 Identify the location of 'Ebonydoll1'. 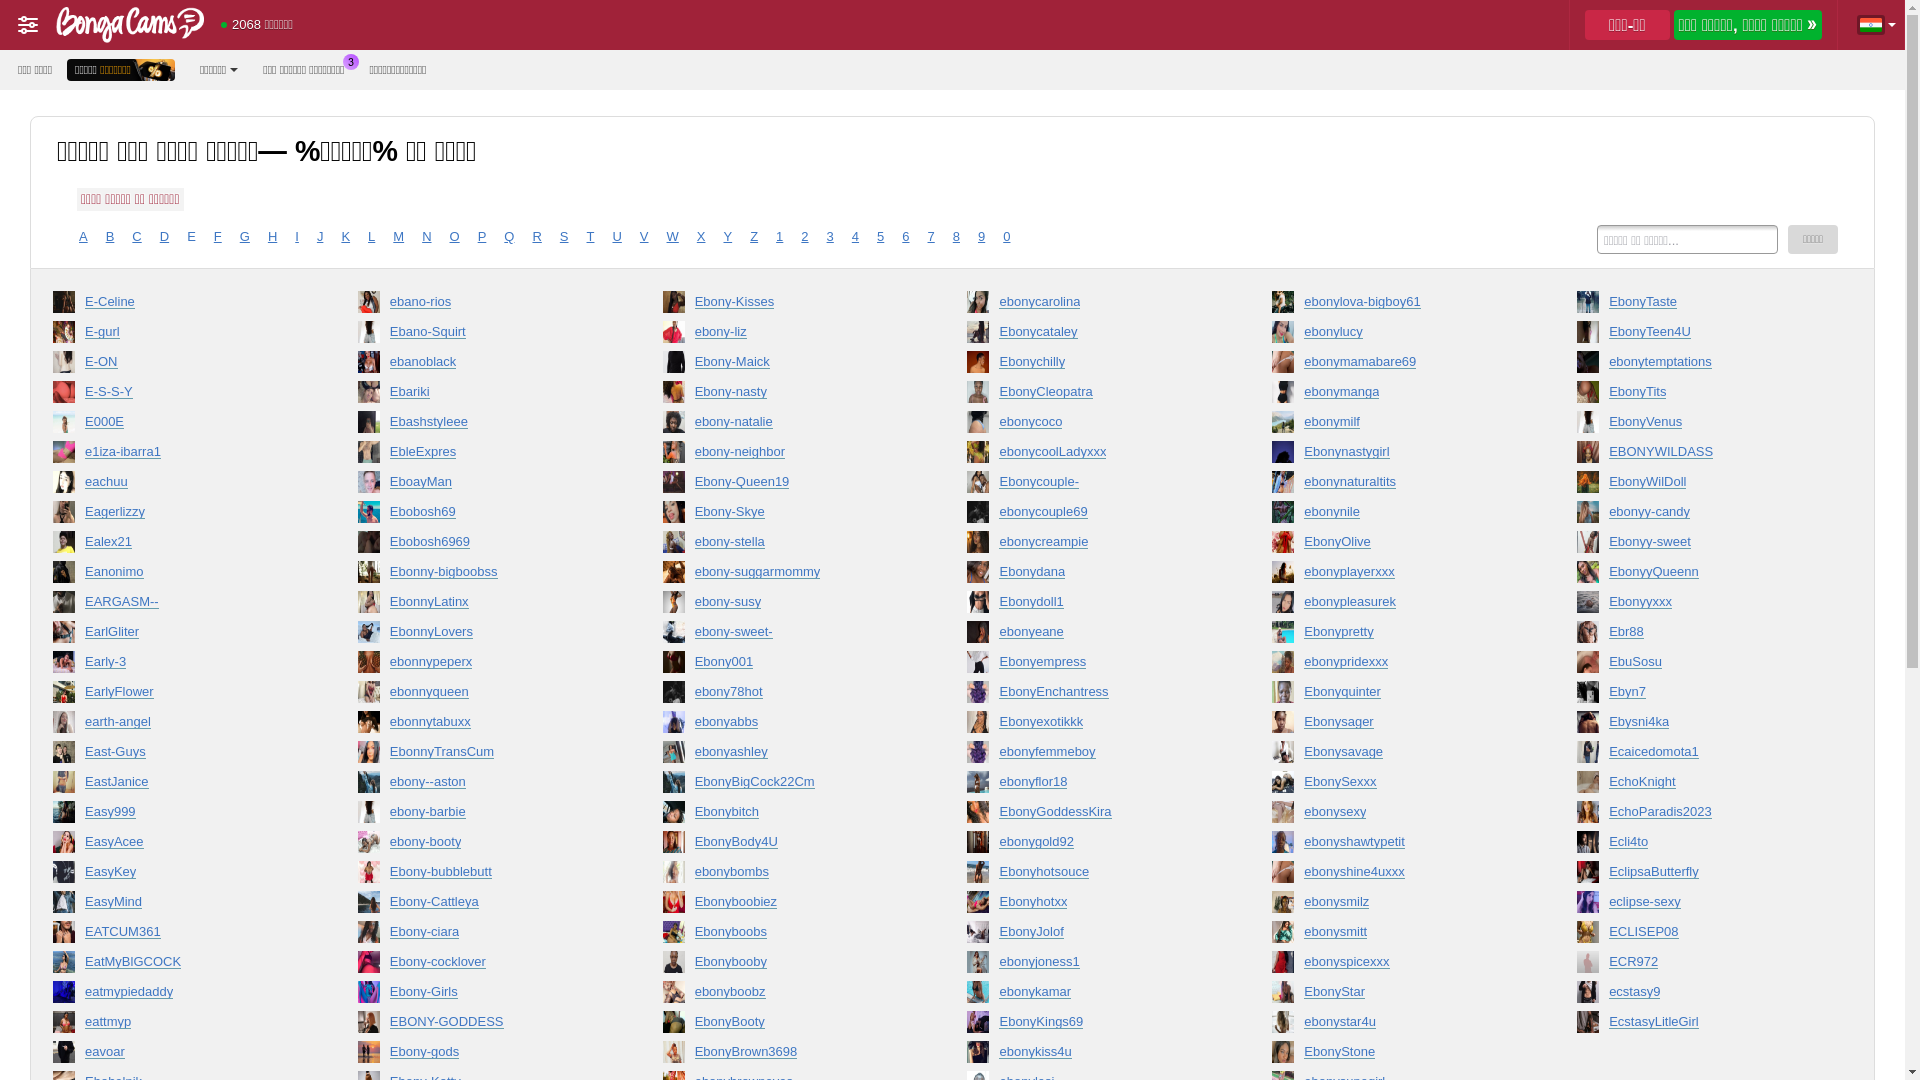
(1089, 604).